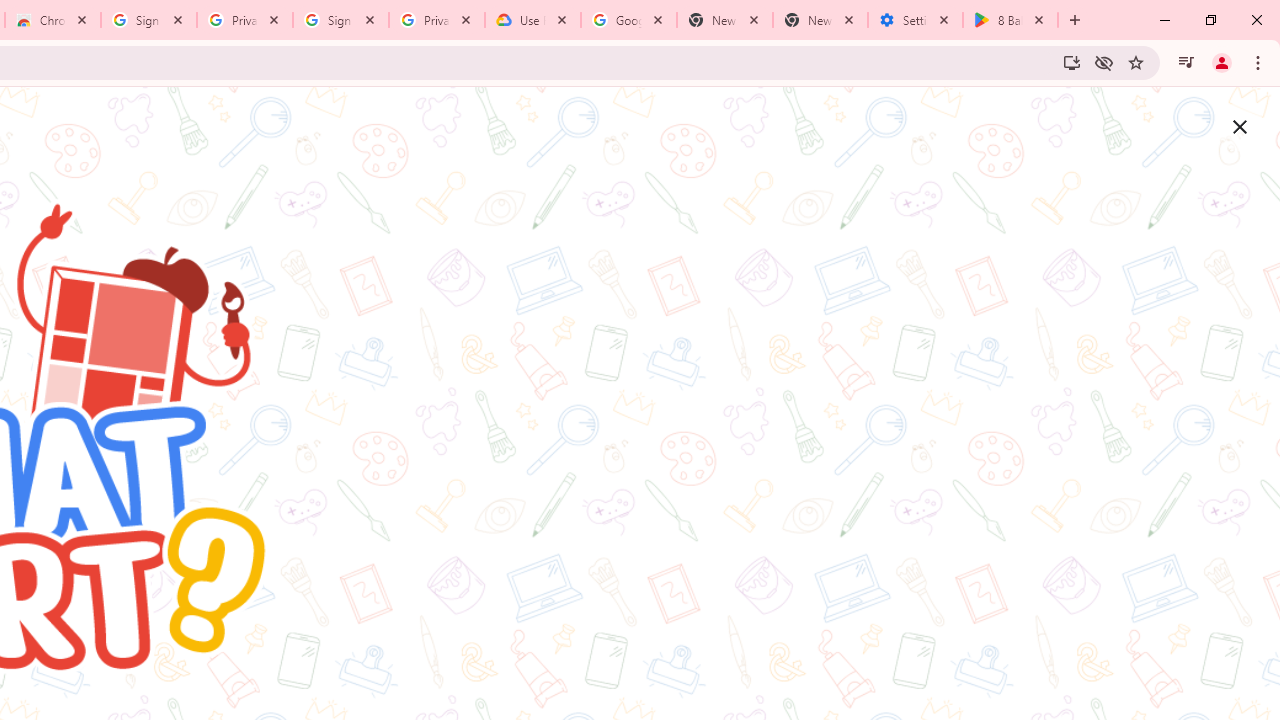 The image size is (1280, 720). Describe the element at coordinates (1010, 20) in the screenshot. I see `'8 Ball Pool - Apps on Google Play'` at that location.